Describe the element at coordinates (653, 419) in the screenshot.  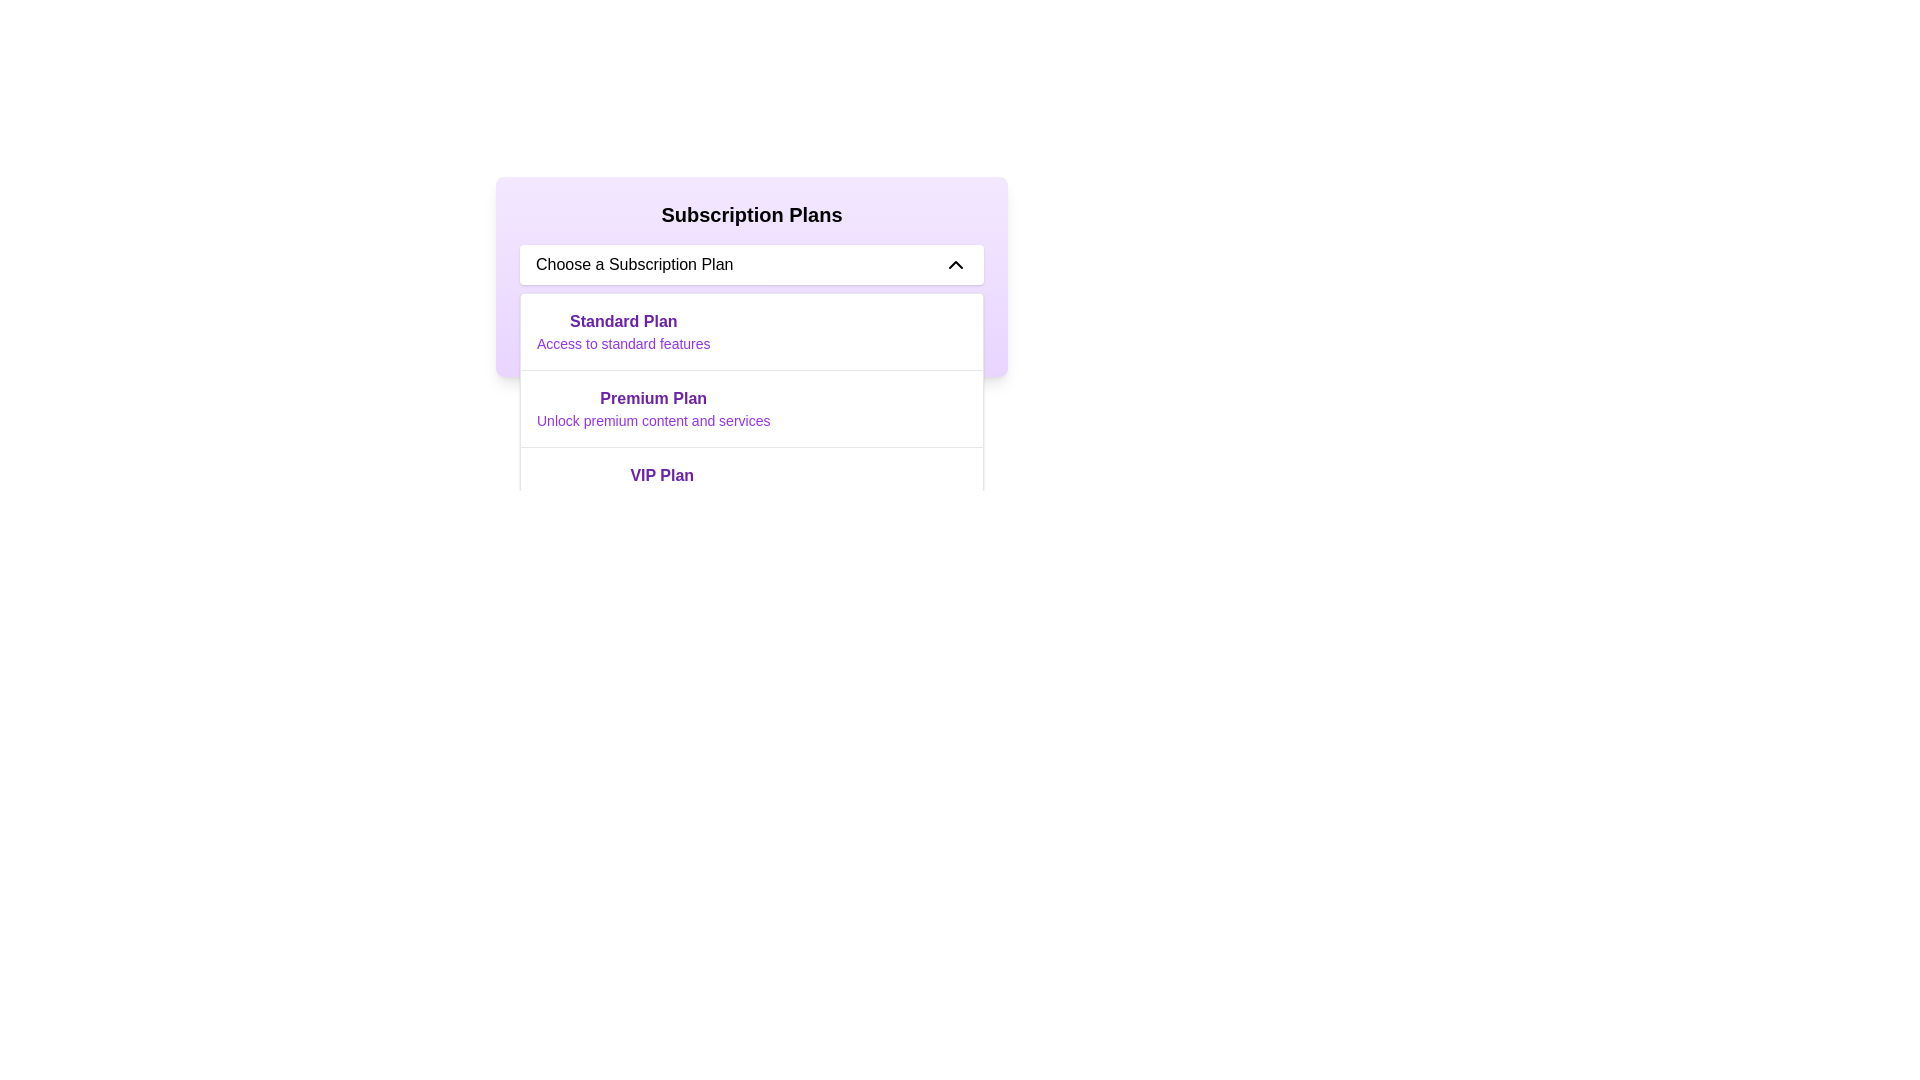
I see `descriptive text label located under the 'Premium Plan' option in the subscription dropdown interface` at that location.